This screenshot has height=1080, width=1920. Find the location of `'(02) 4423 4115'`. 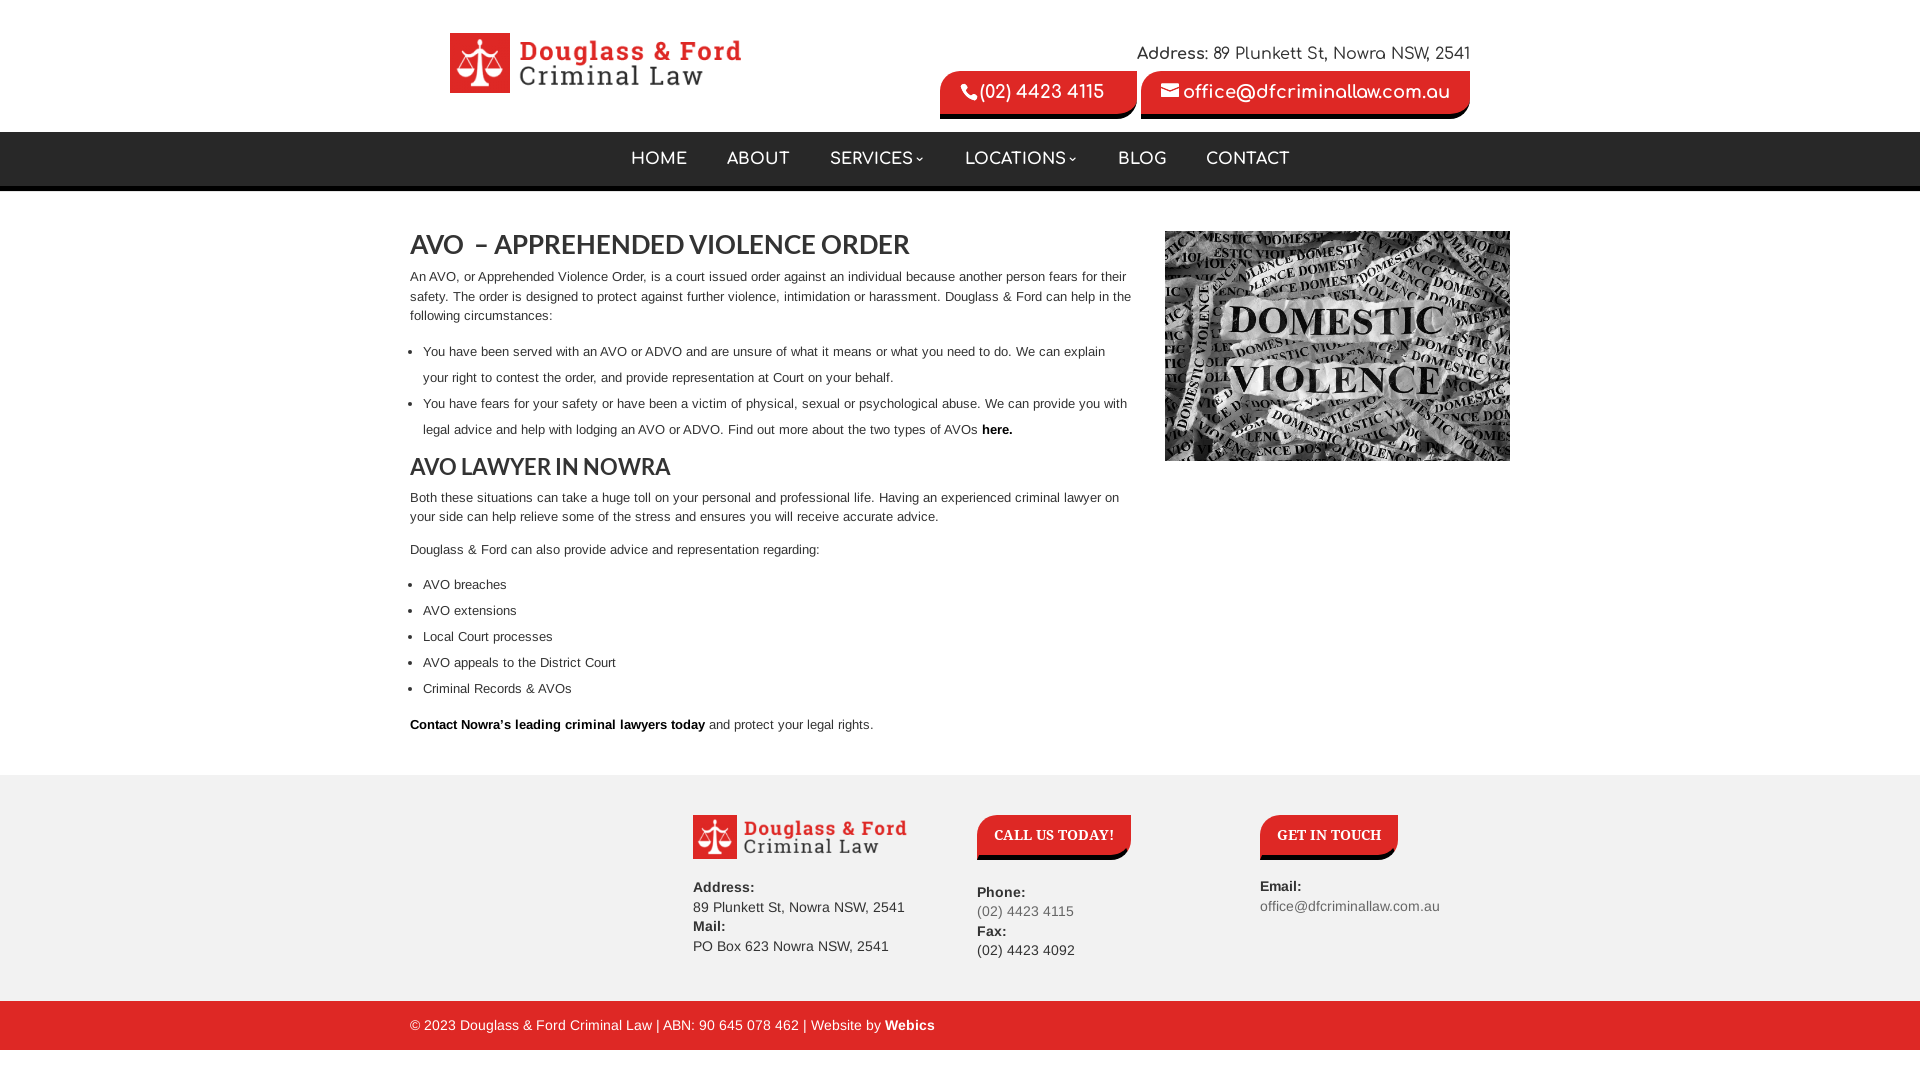

'(02) 4423 4115' is located at coordinates (1038, 95).